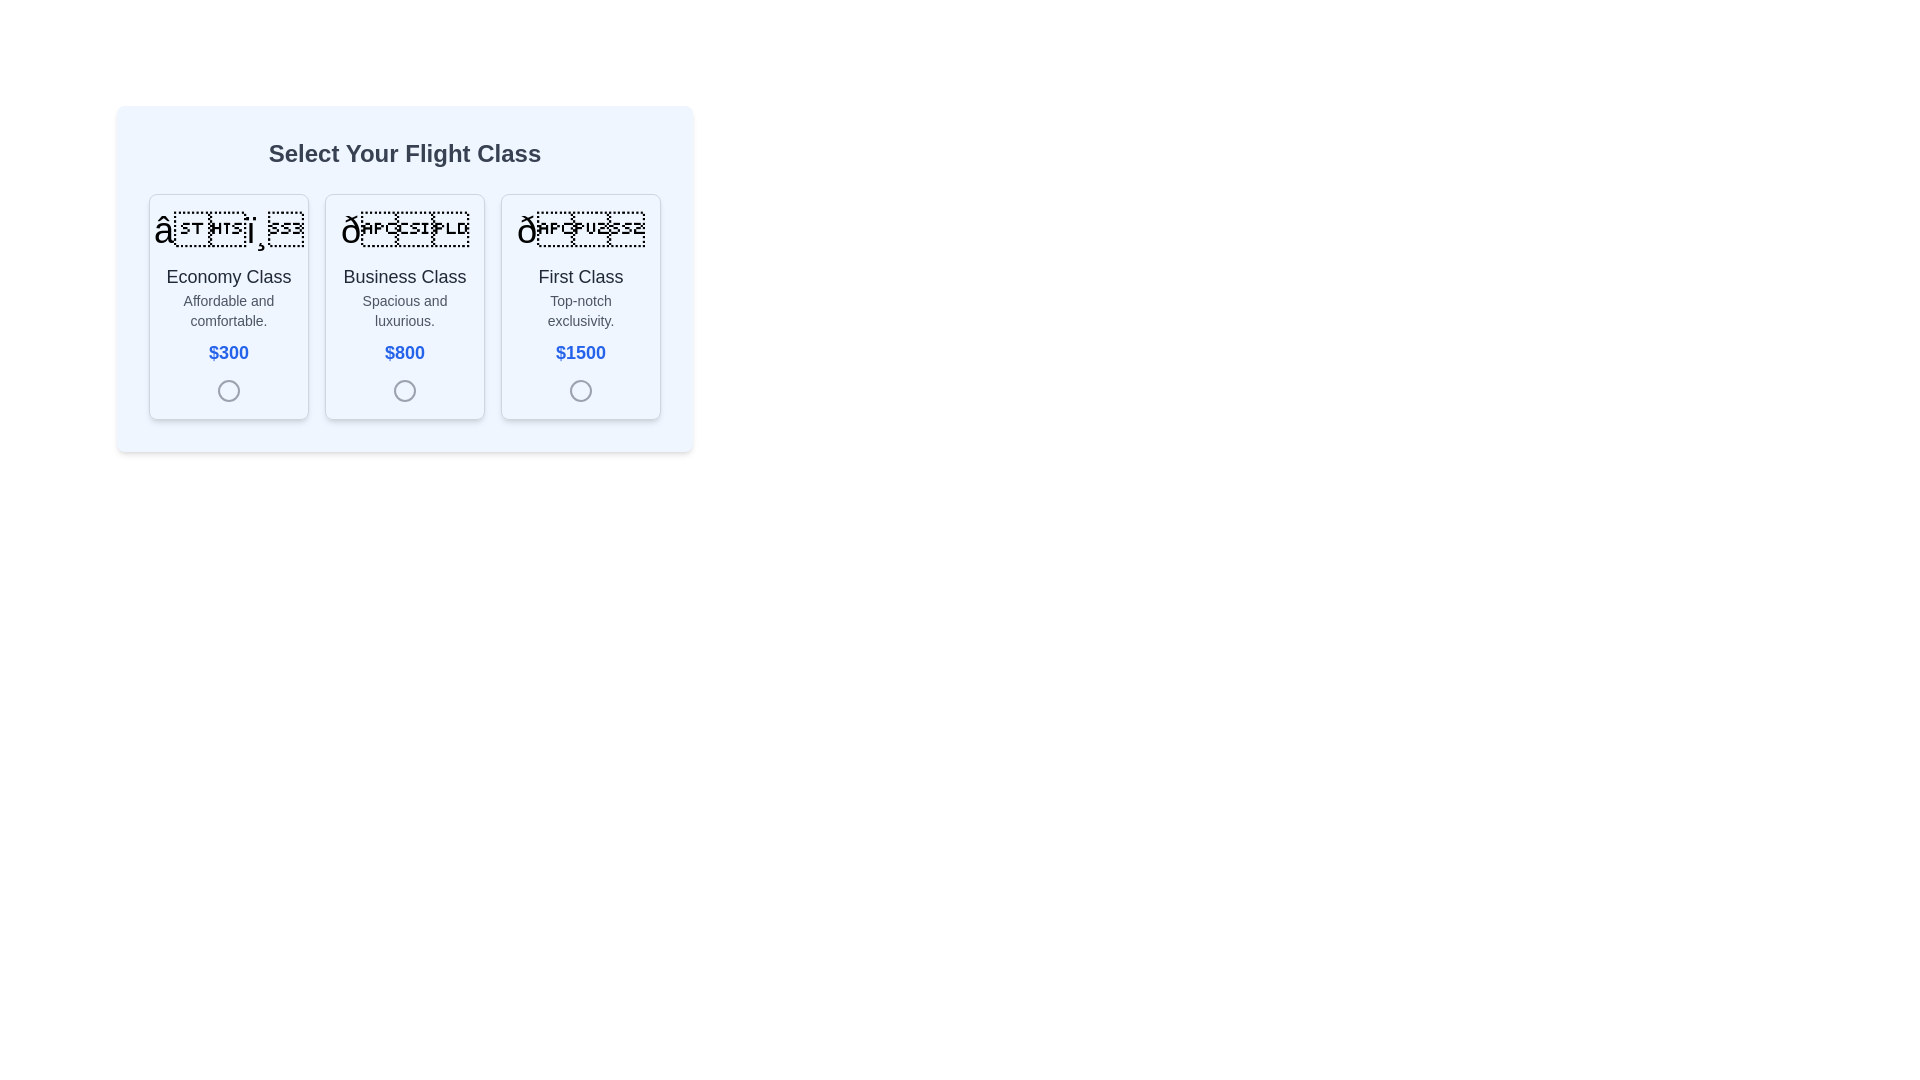 Image resolution: width=1920 pixels, height=1080 pixels. What do you see at coordinates (403, 153) in the screenshot?
I see `the centered heading displaying 'Select Your Flight Class' in a bold sans-serif font, positioned above the flight class options` at bounding box center [403, 153].